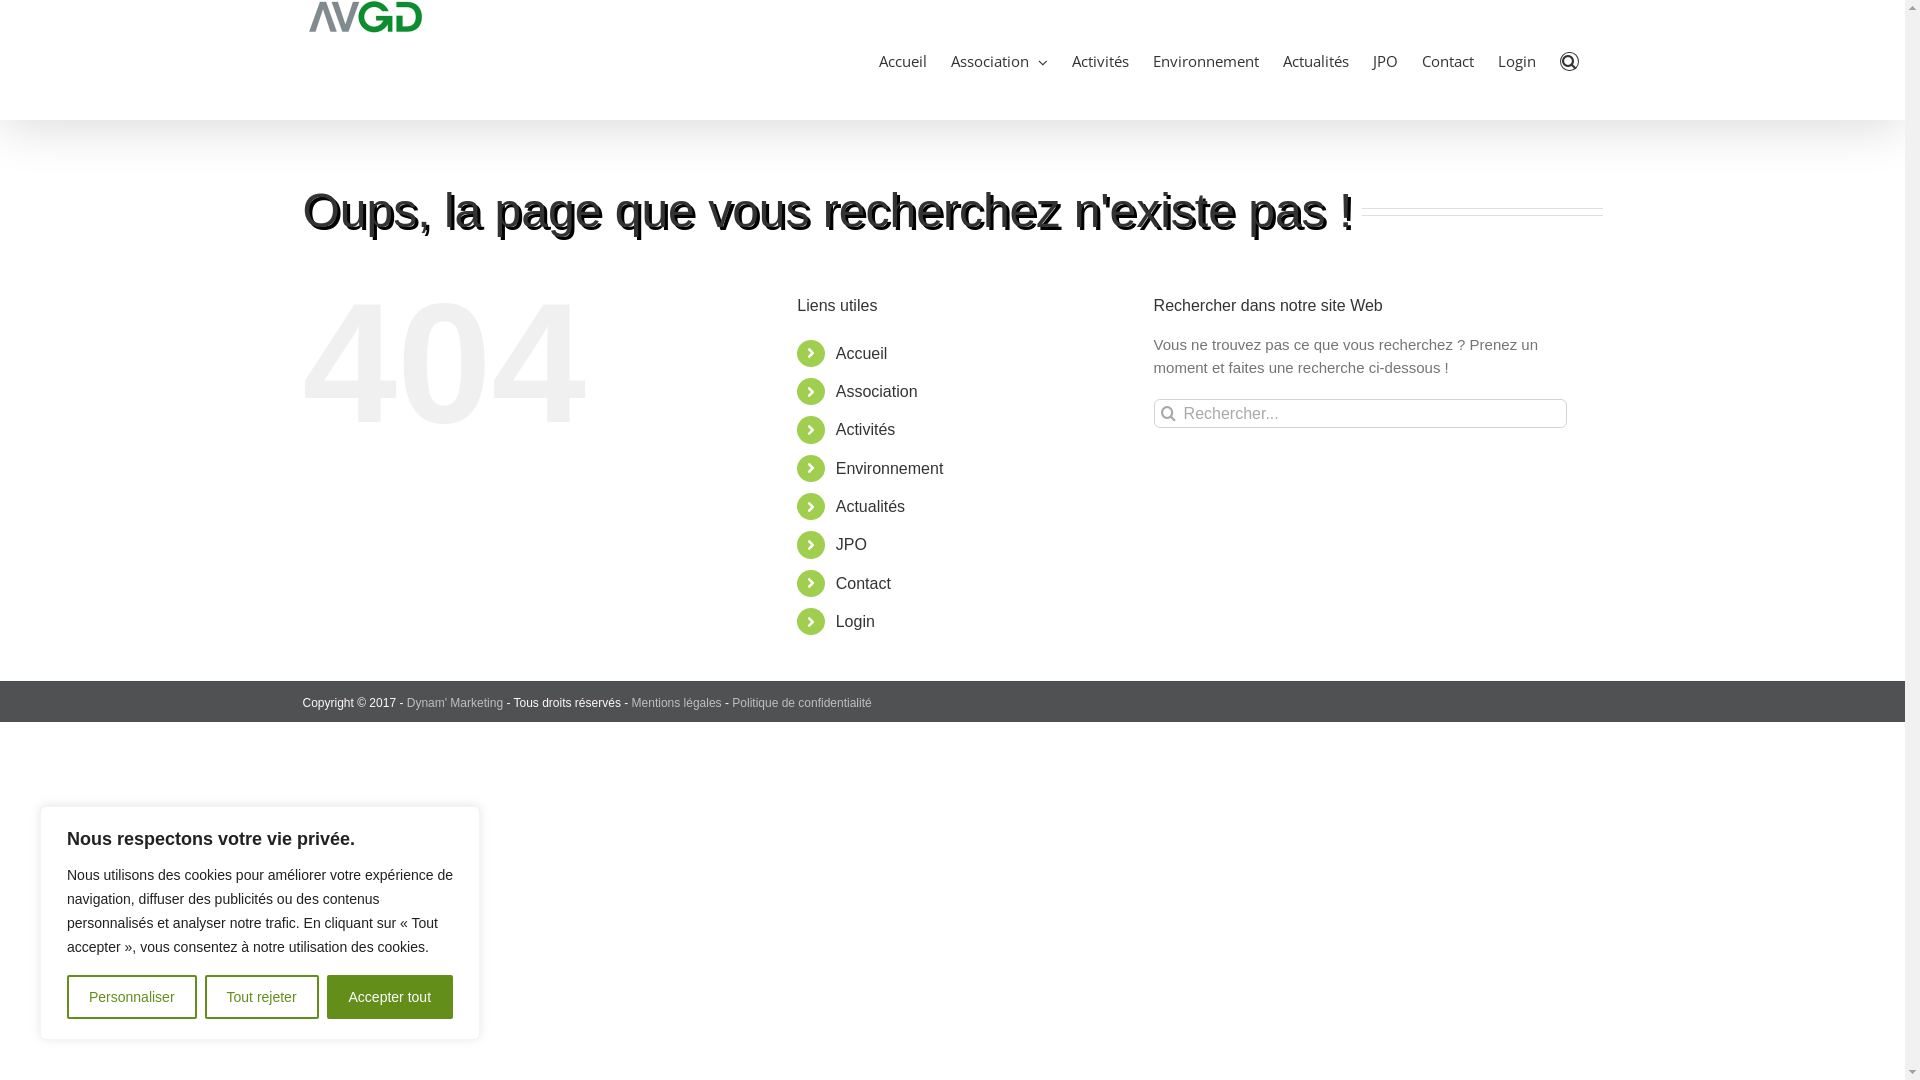 The height and width of the screenshot is (1080, 1920). What do you see at coordinates (1448, 59) in the screenshot?
I see `'Contact'` at bounding box center [1448, 59].